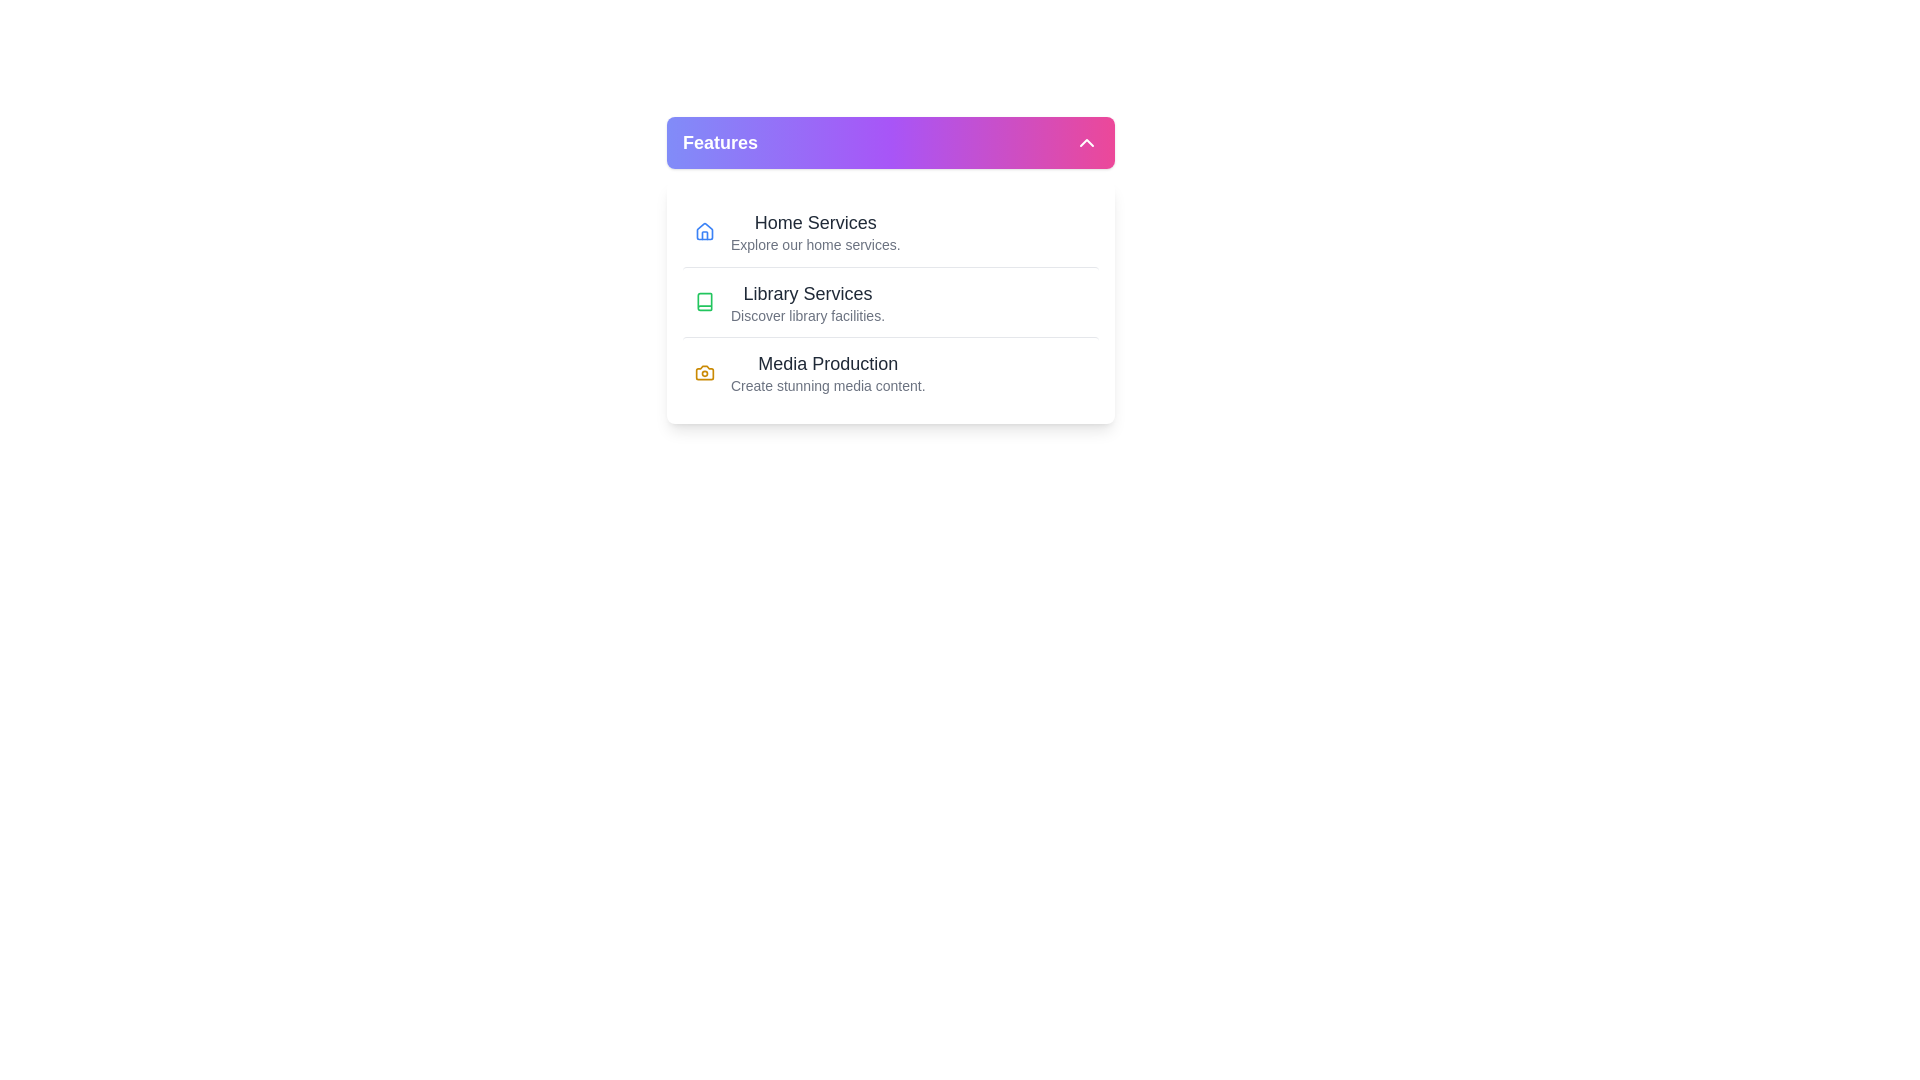 The image size is (1920, 1080). I want to click on the expand/collapse icon located at the far right of the 'Features' header, so click(1085, 141).